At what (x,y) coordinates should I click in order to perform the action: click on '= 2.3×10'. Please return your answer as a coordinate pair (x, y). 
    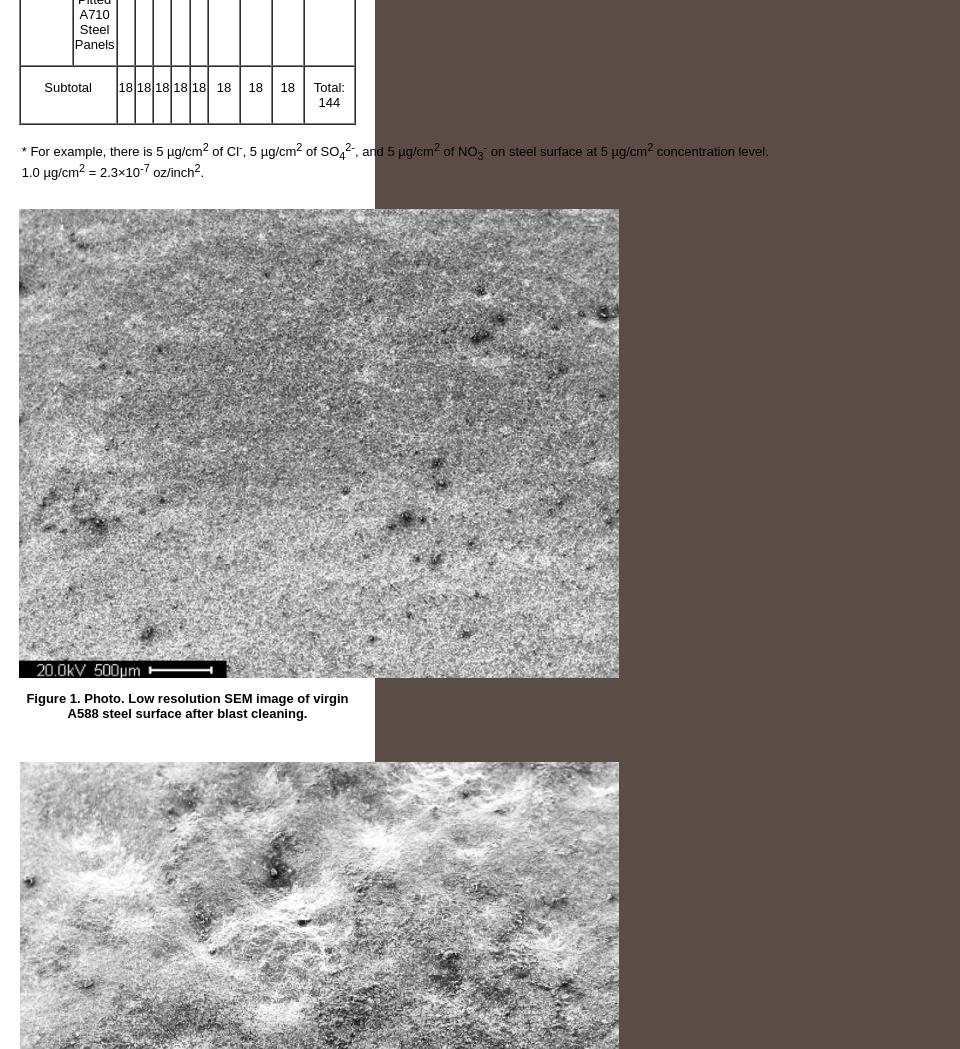
    Looking at the image, I should click on (112, 171).